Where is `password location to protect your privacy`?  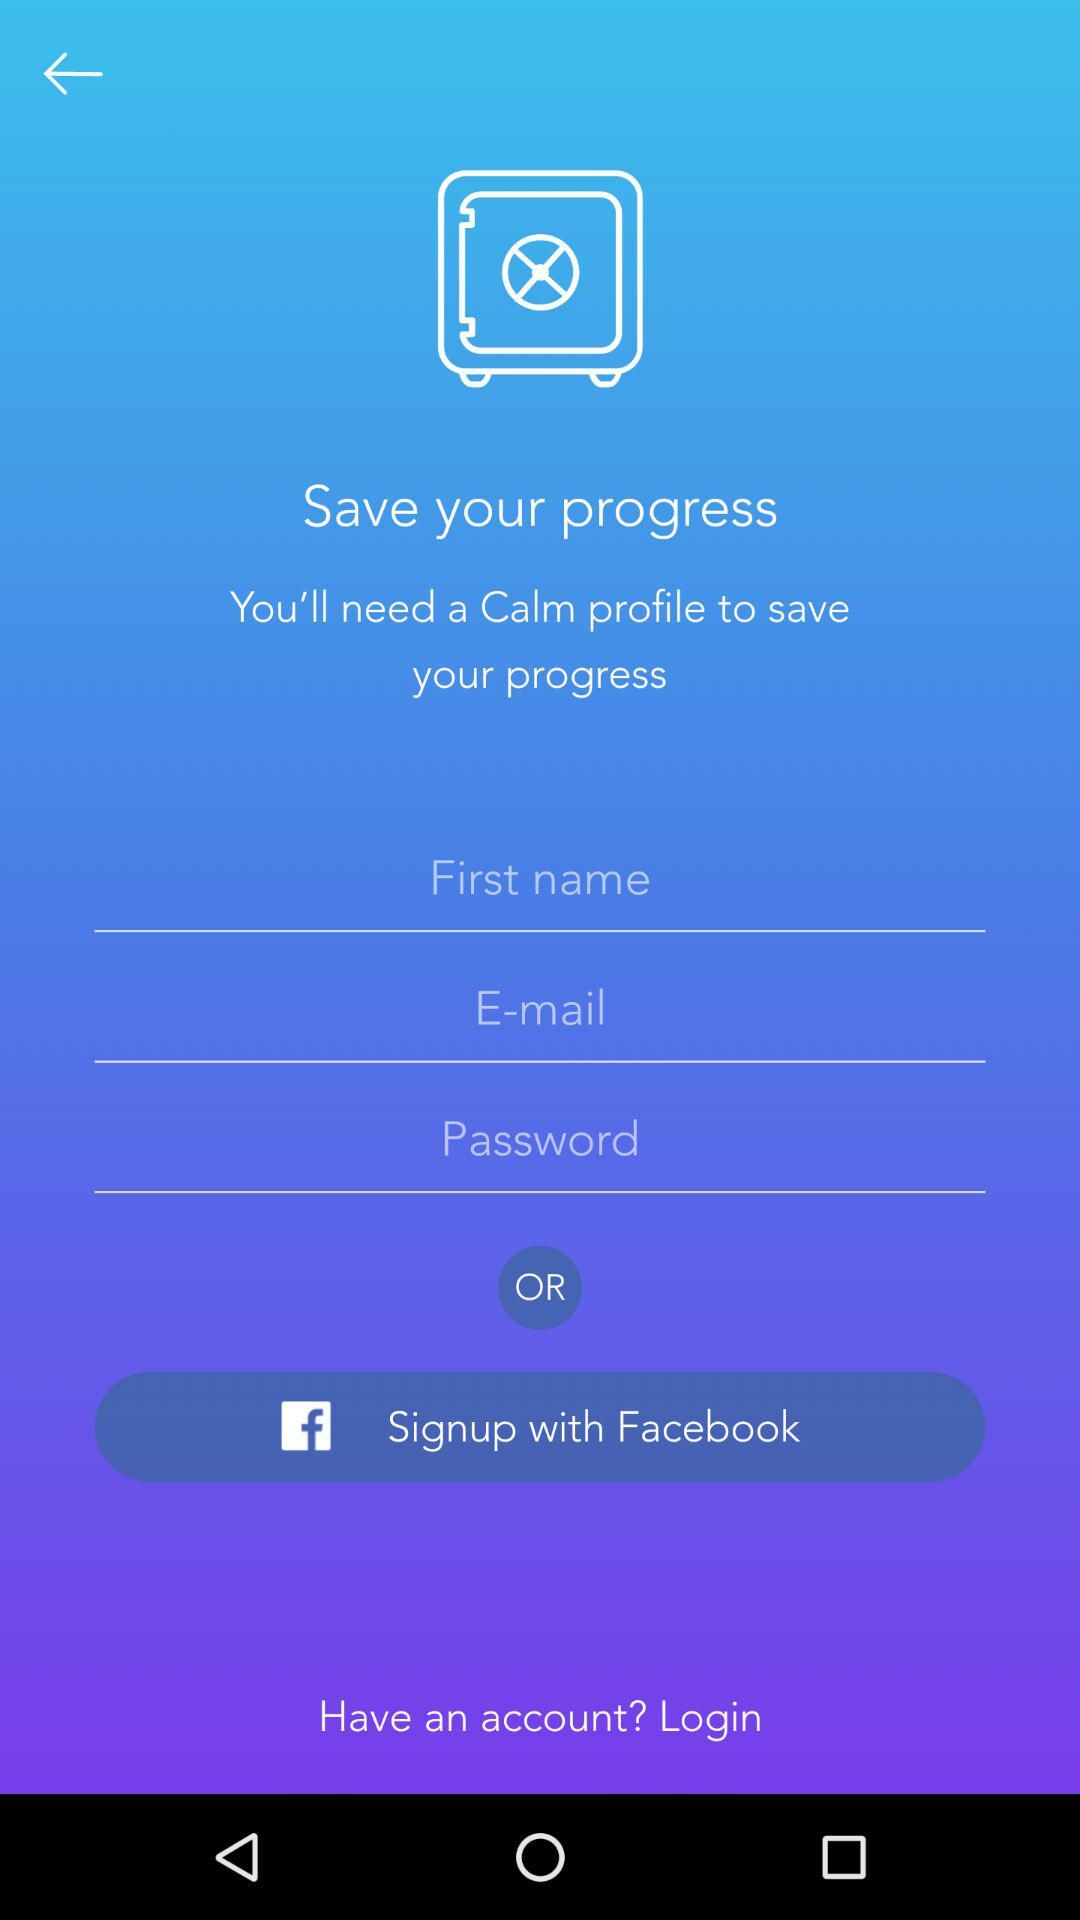 password location to protect your privacy is located at coordinates (540, 1138).